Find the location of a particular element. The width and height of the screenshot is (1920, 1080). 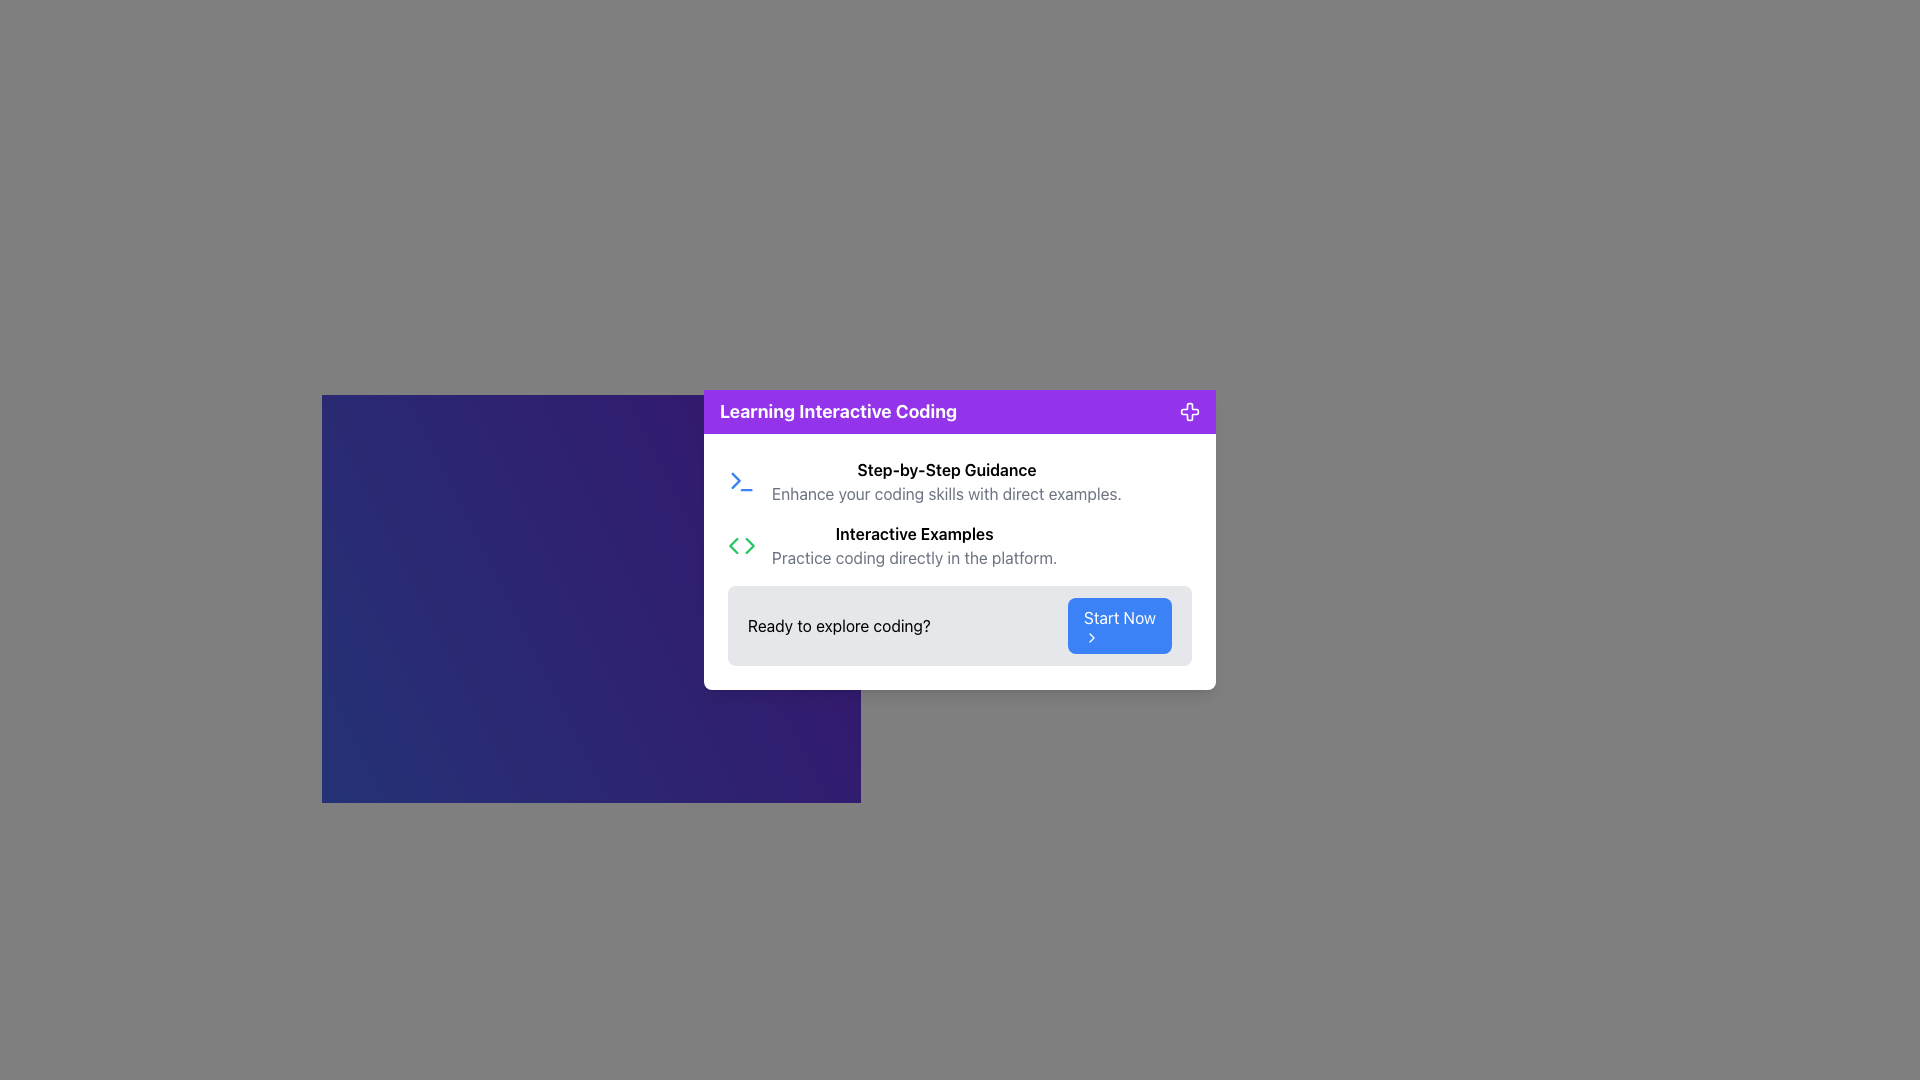

the 'Step-by-Step Guidance' text block and its associated icon is located at coordinates (960, 482).